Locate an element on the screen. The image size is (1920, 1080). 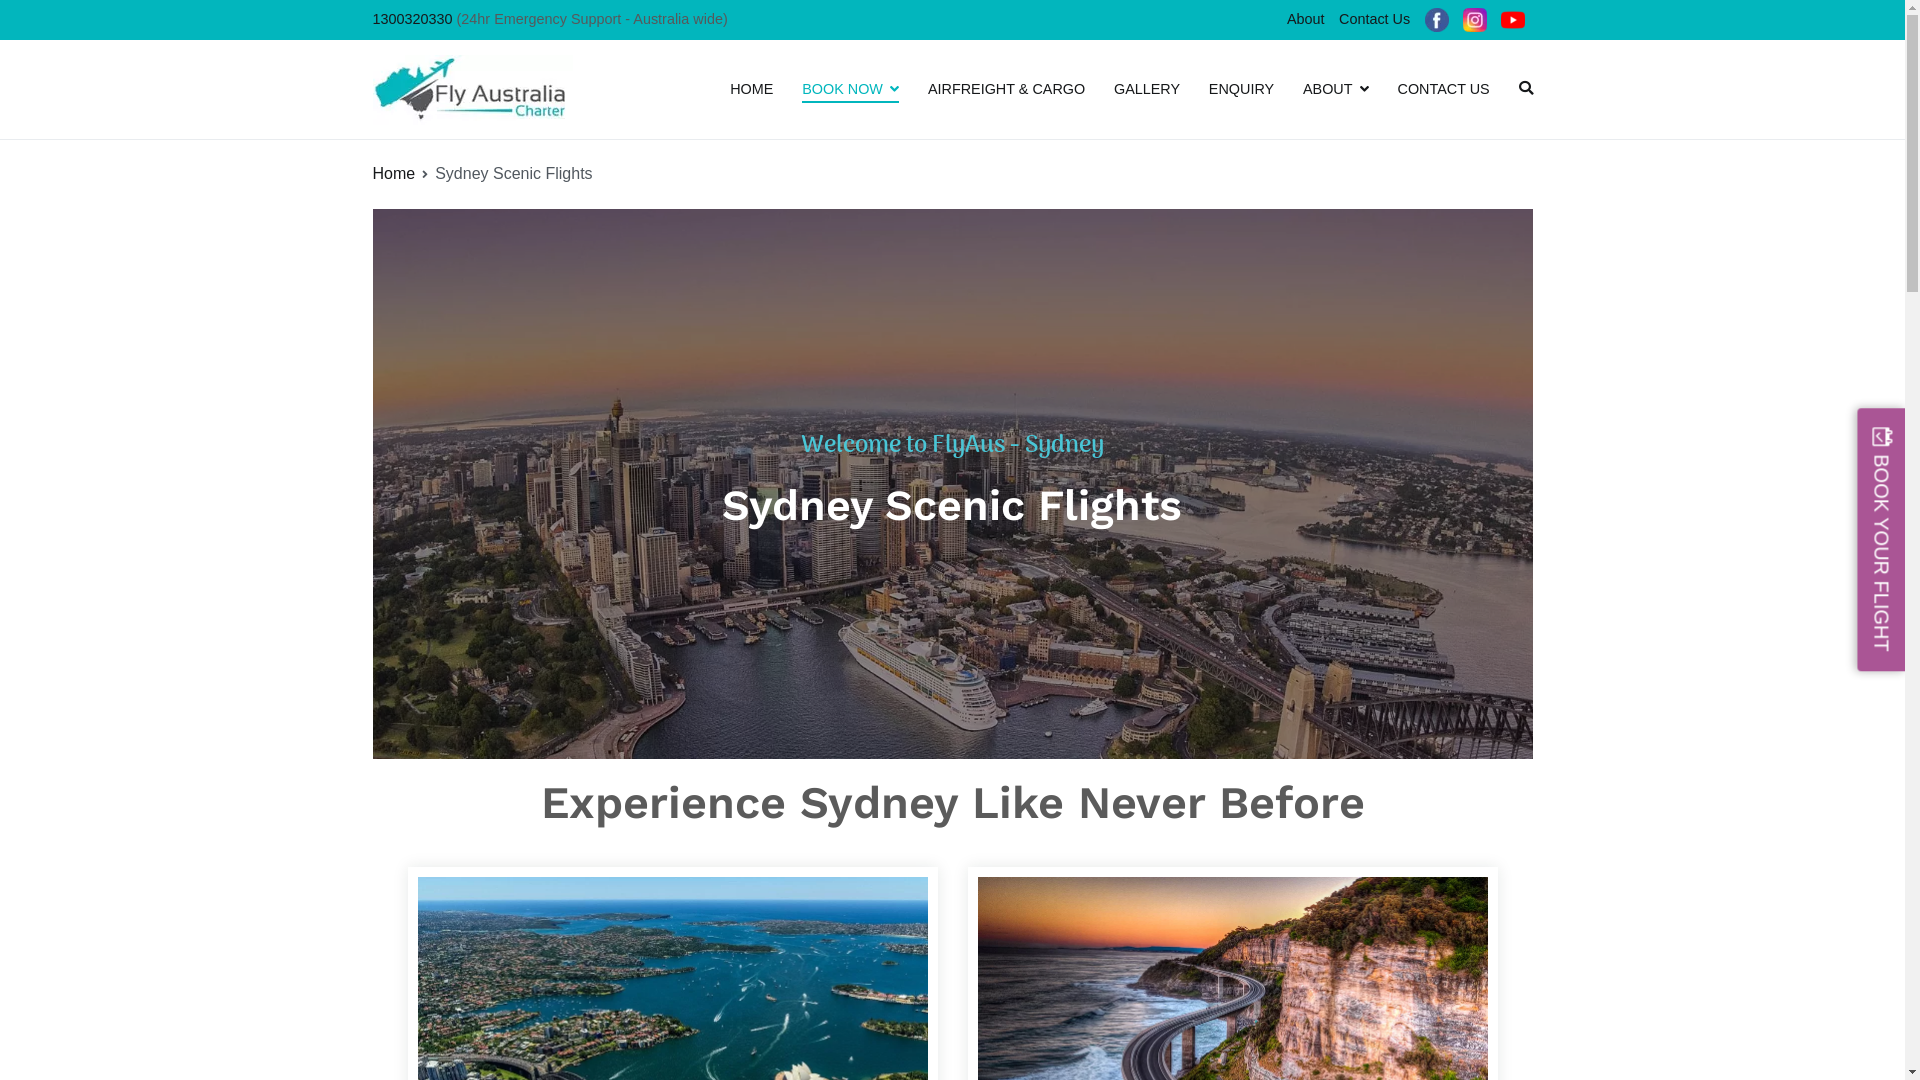
'FlyAus' is located at coordinates (619, 103).